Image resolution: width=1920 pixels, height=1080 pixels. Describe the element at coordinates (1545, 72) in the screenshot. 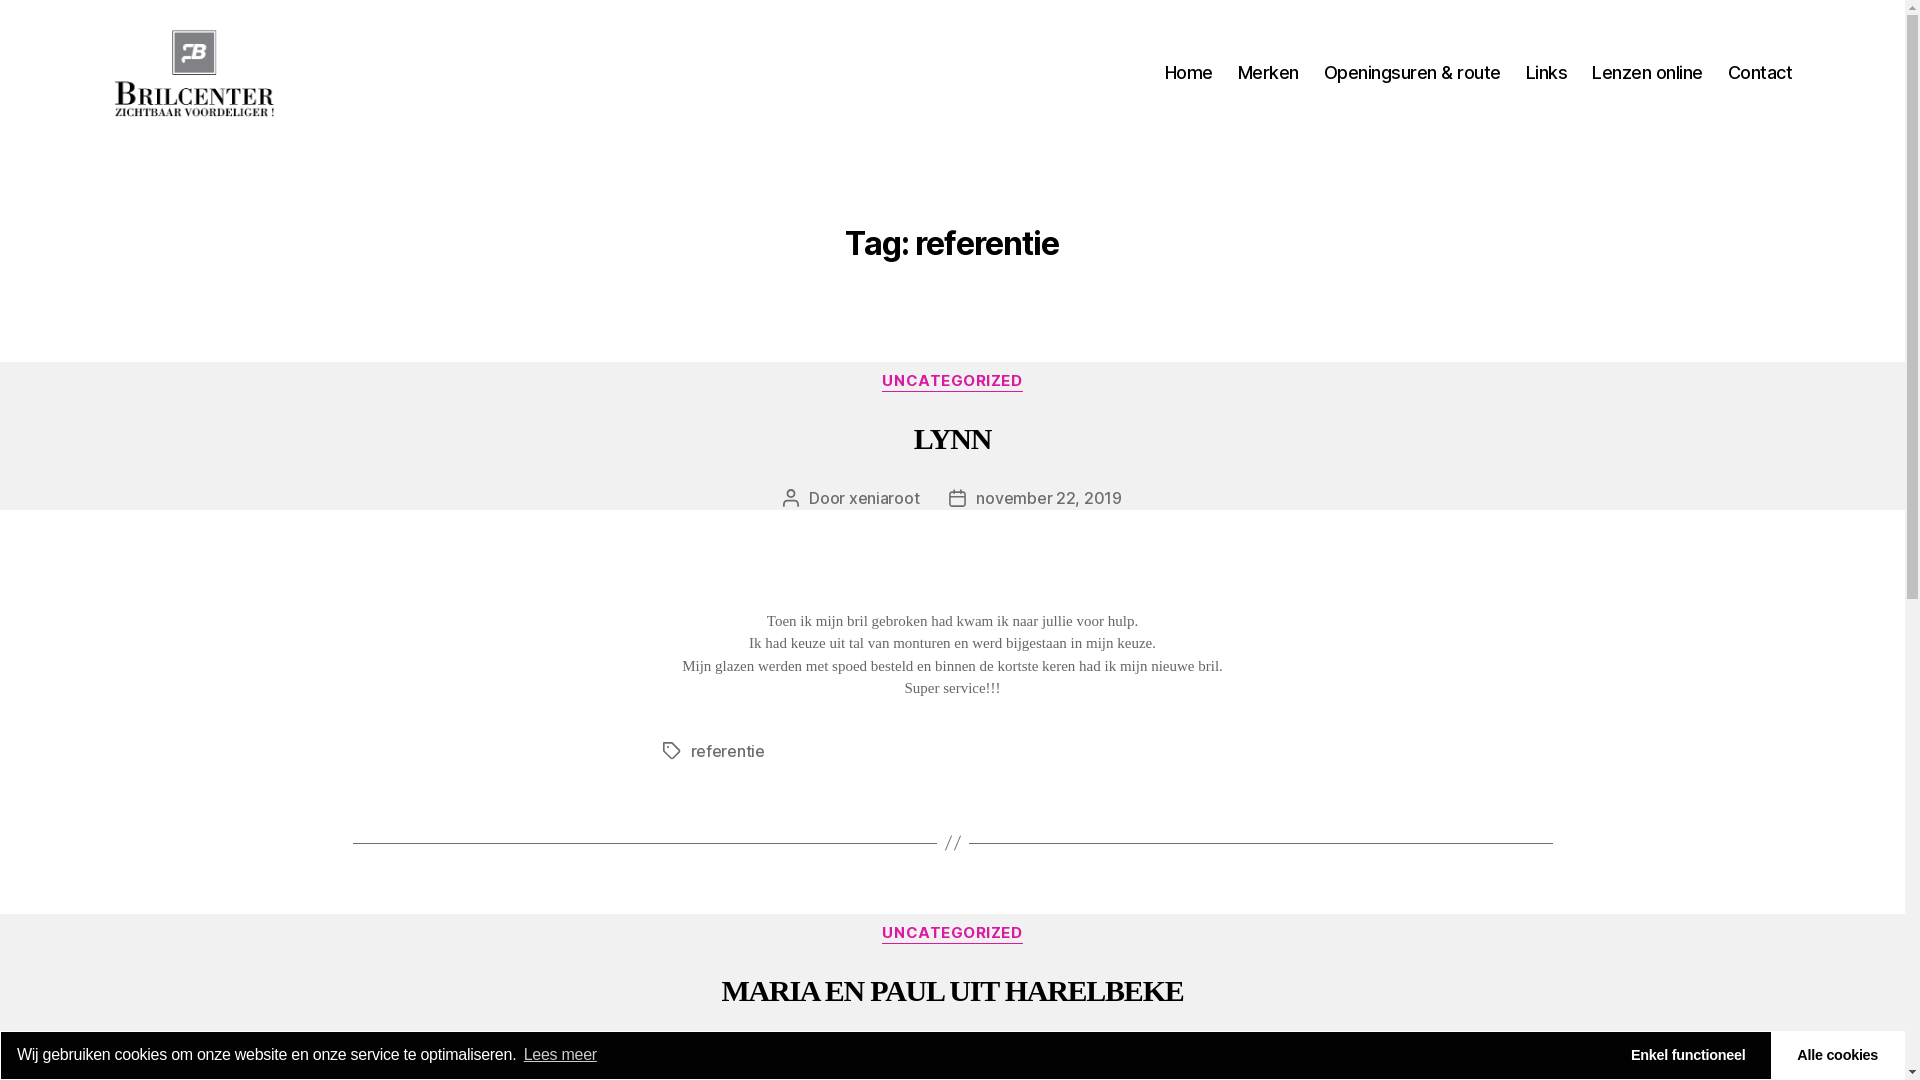

I see `'Links'` at that location.